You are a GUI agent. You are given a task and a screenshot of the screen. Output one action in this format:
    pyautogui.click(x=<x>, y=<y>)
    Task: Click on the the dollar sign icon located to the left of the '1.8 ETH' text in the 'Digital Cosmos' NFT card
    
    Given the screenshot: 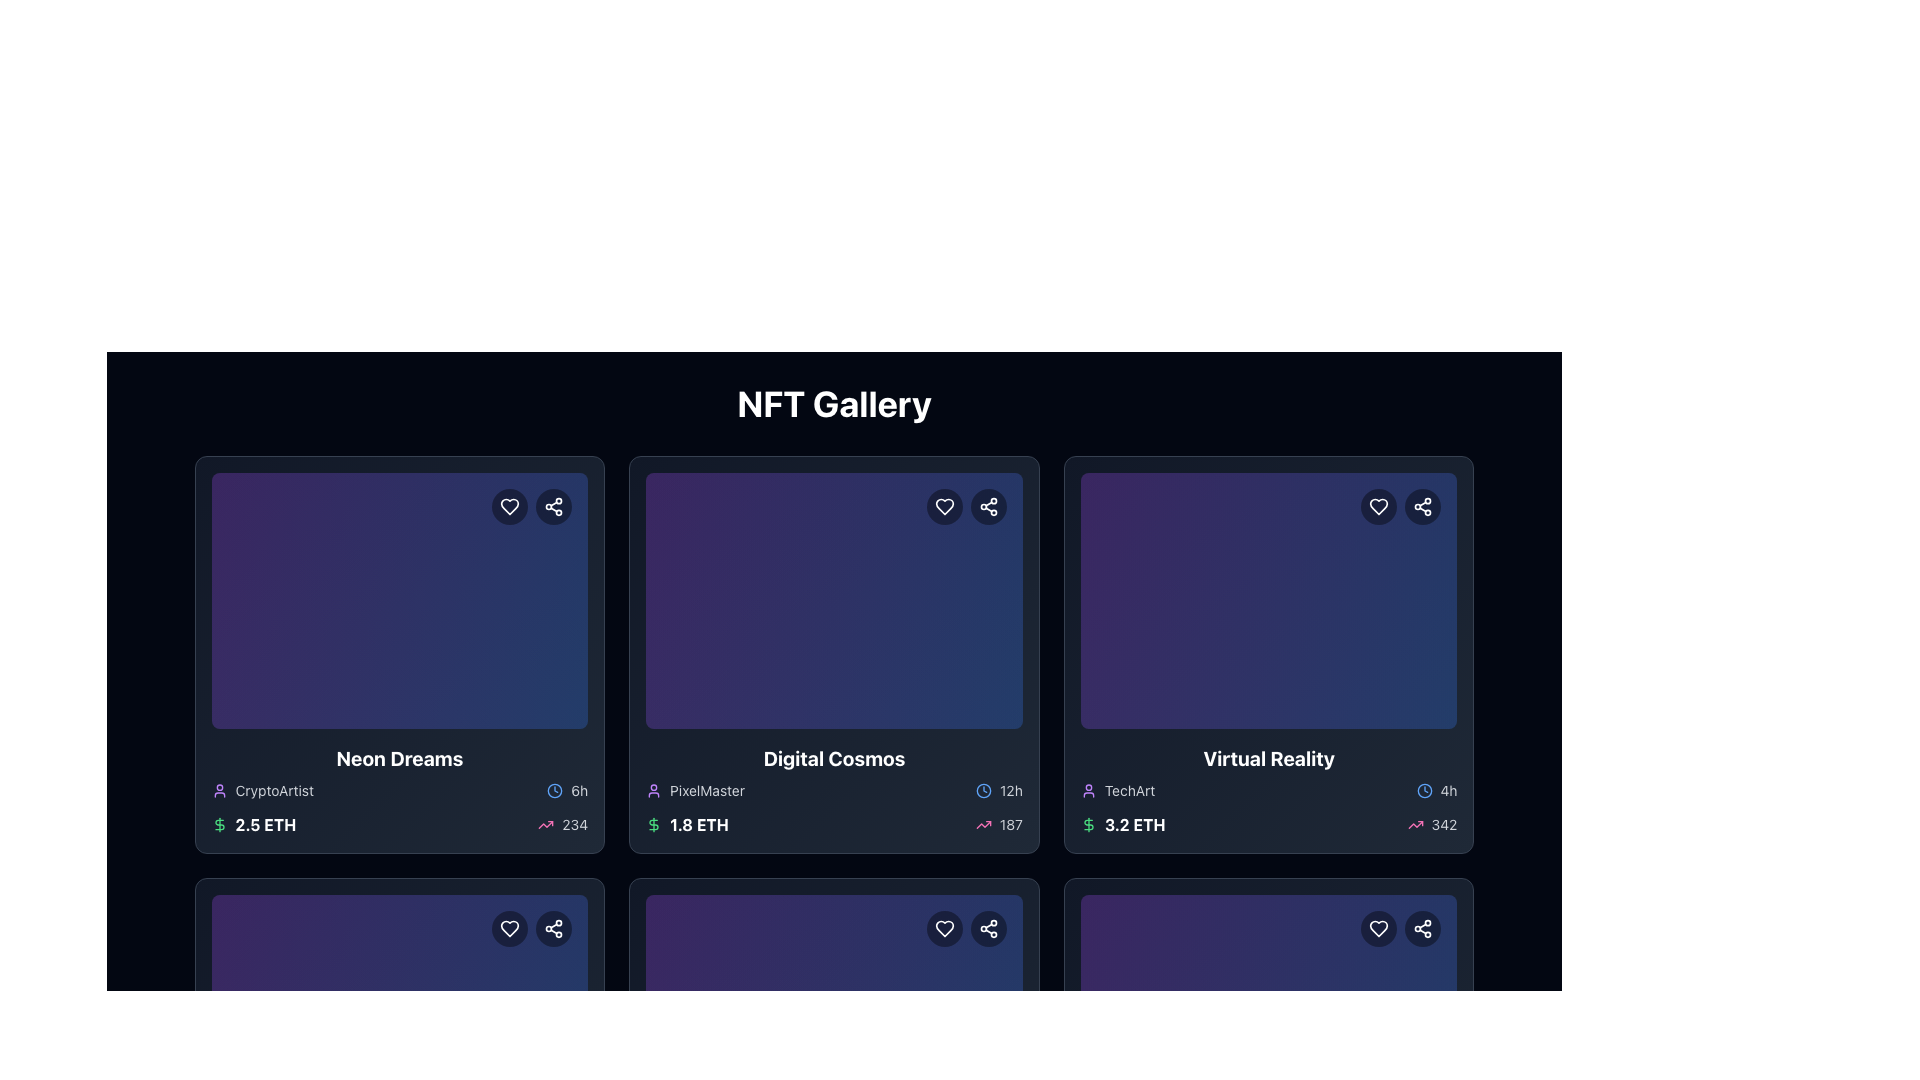 What is the action you would take?
    pyautogui.click(x=654, y=825)
    